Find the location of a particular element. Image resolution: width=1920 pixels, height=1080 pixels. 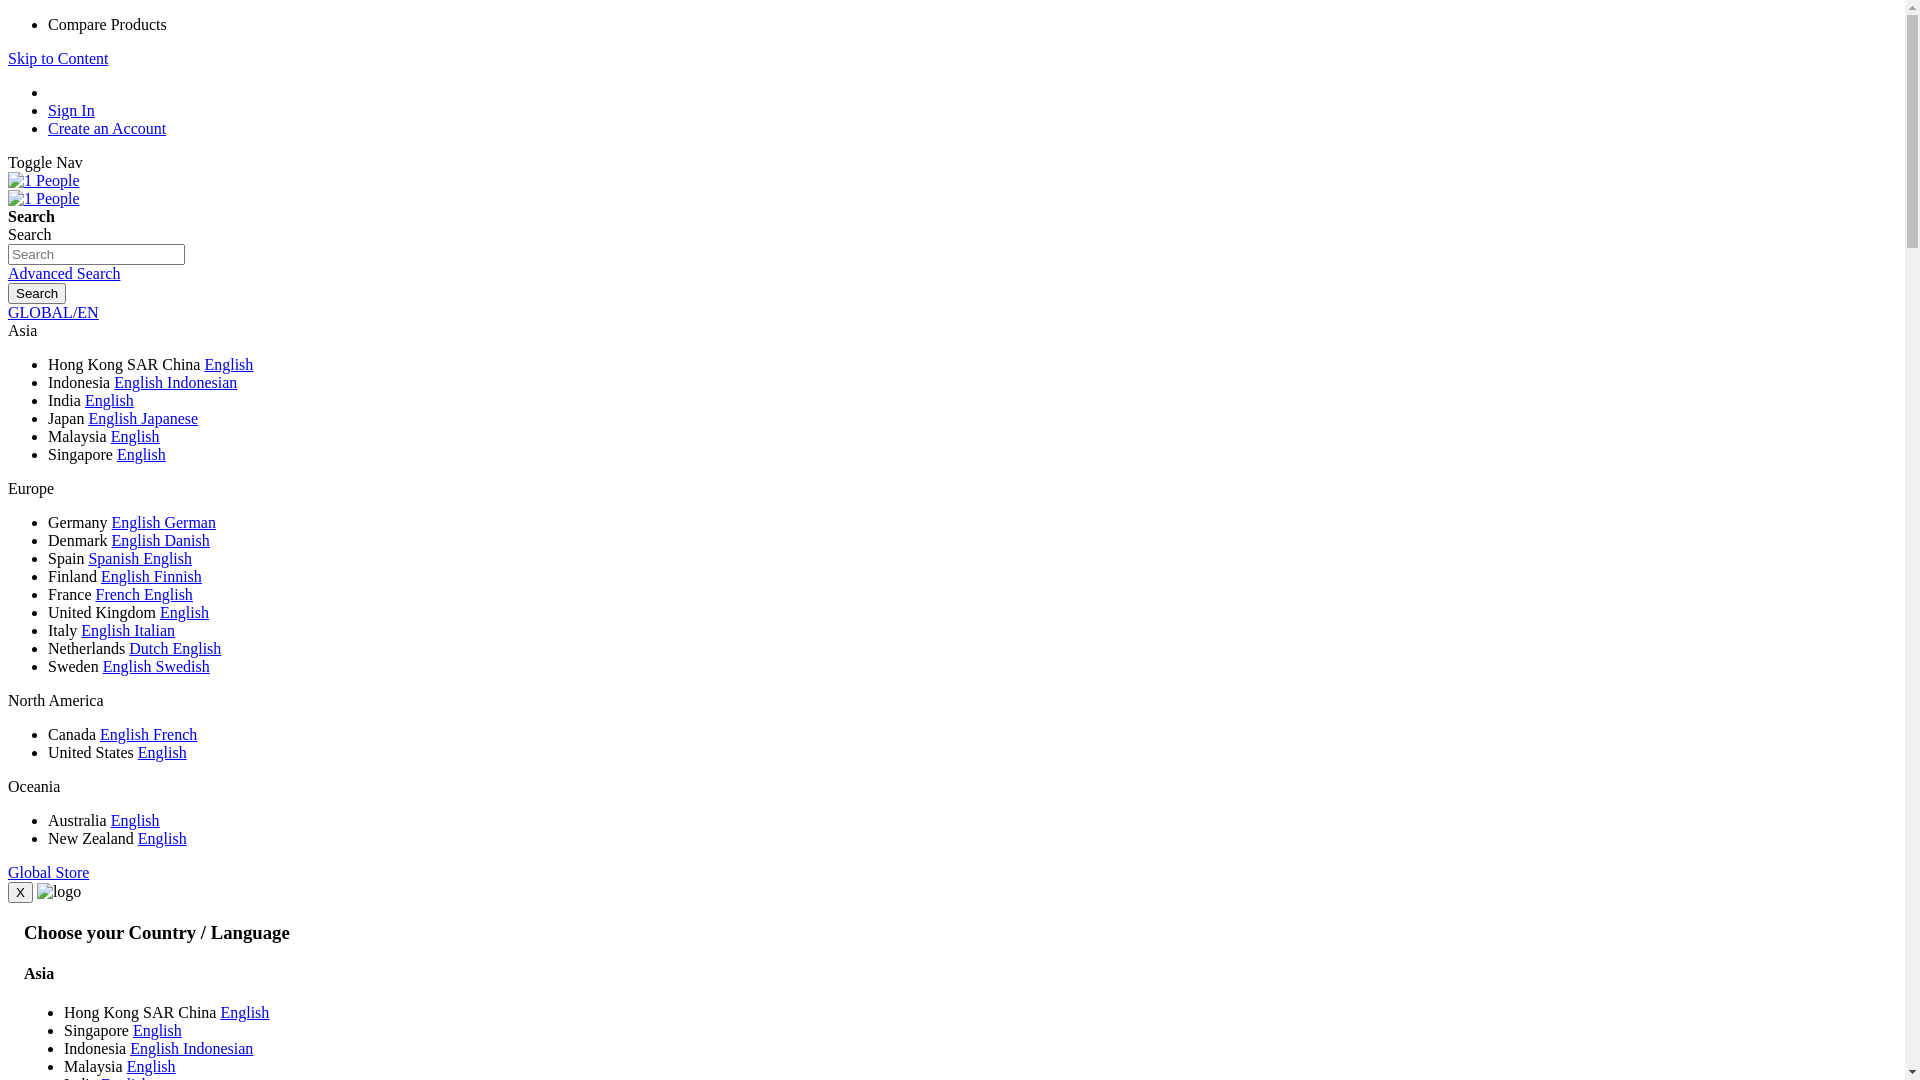

'Compare Products' is located at coordinates (106, 24).